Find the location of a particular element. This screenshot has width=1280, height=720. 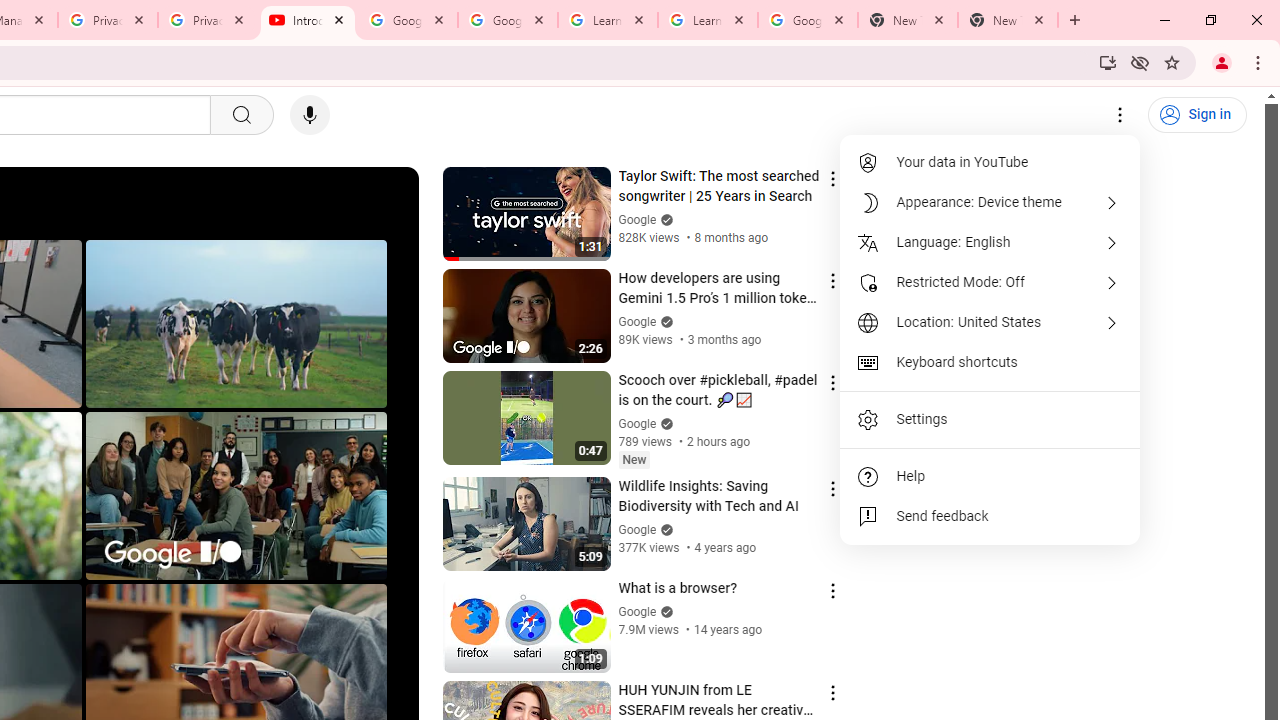

'Search with your voice' is located at coordinates (308, 115).